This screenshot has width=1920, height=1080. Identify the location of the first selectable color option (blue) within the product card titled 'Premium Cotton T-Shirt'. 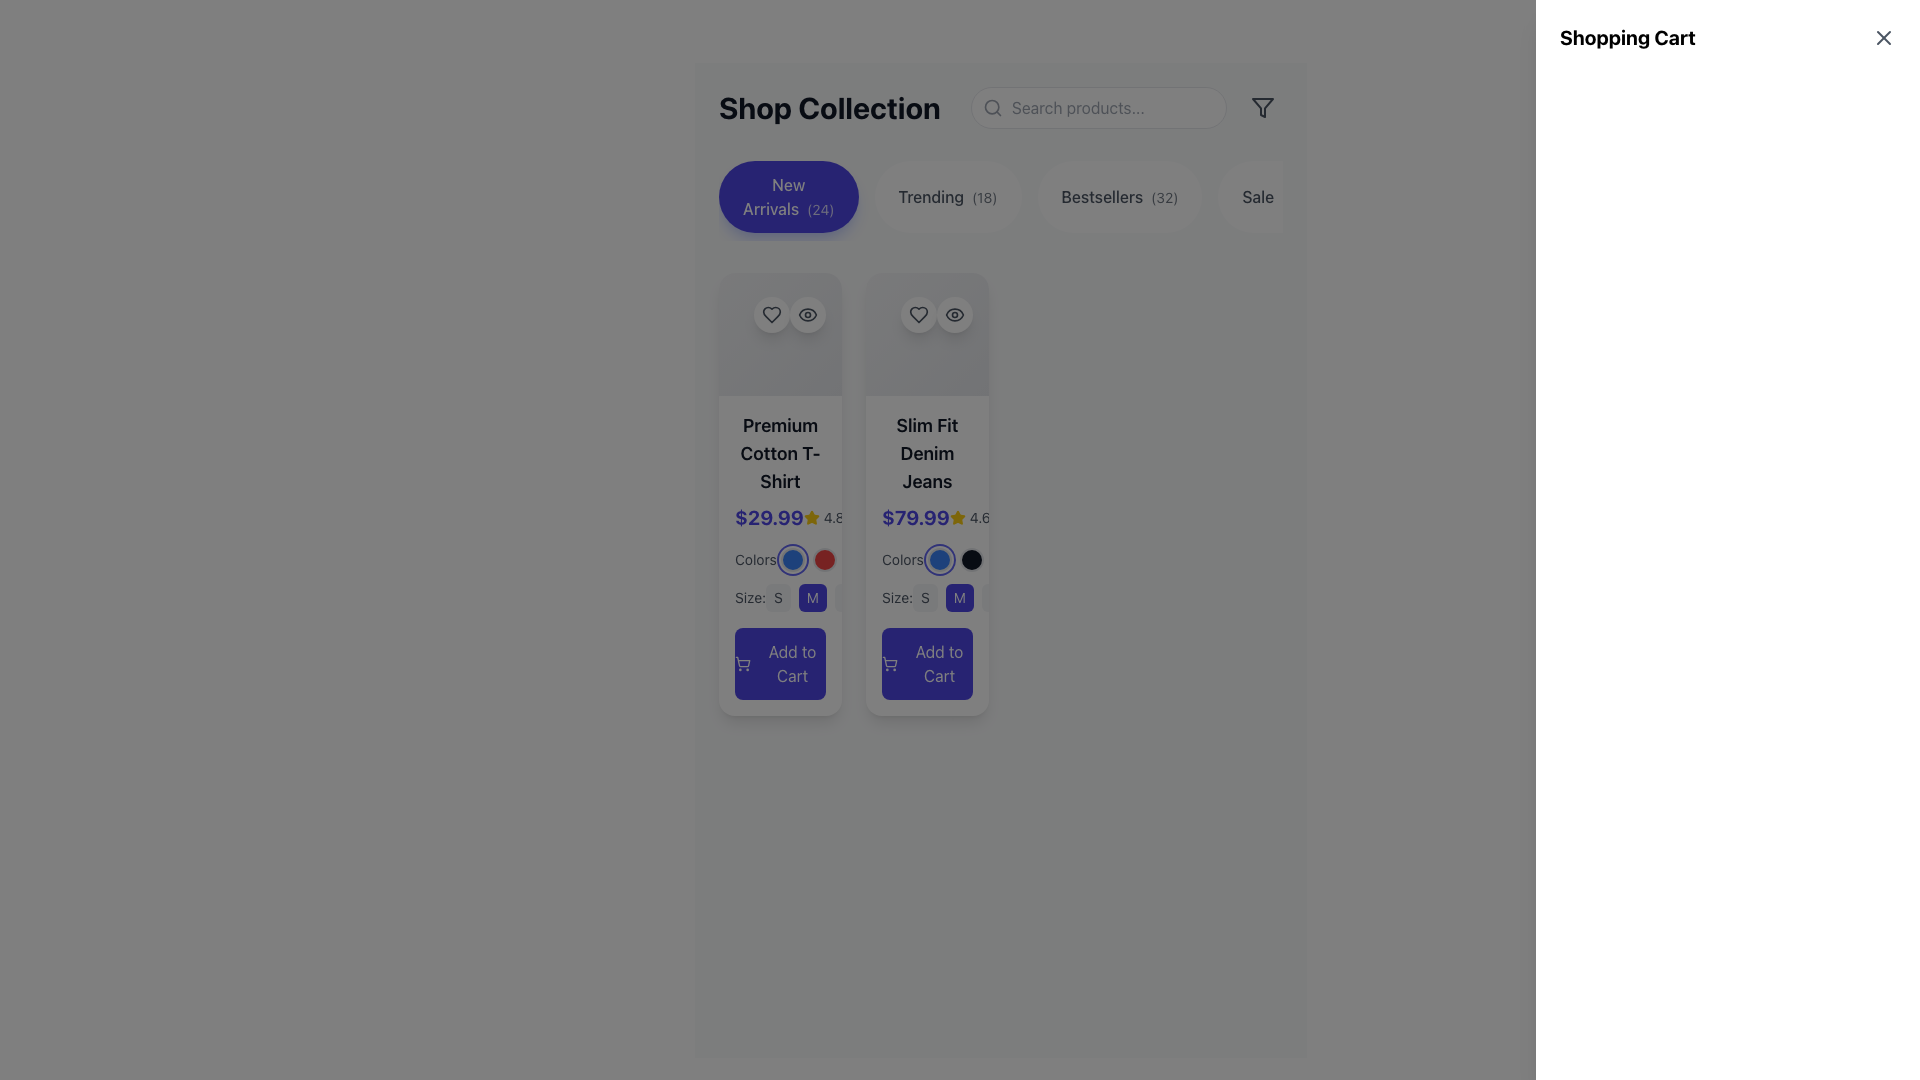
(779, 555).